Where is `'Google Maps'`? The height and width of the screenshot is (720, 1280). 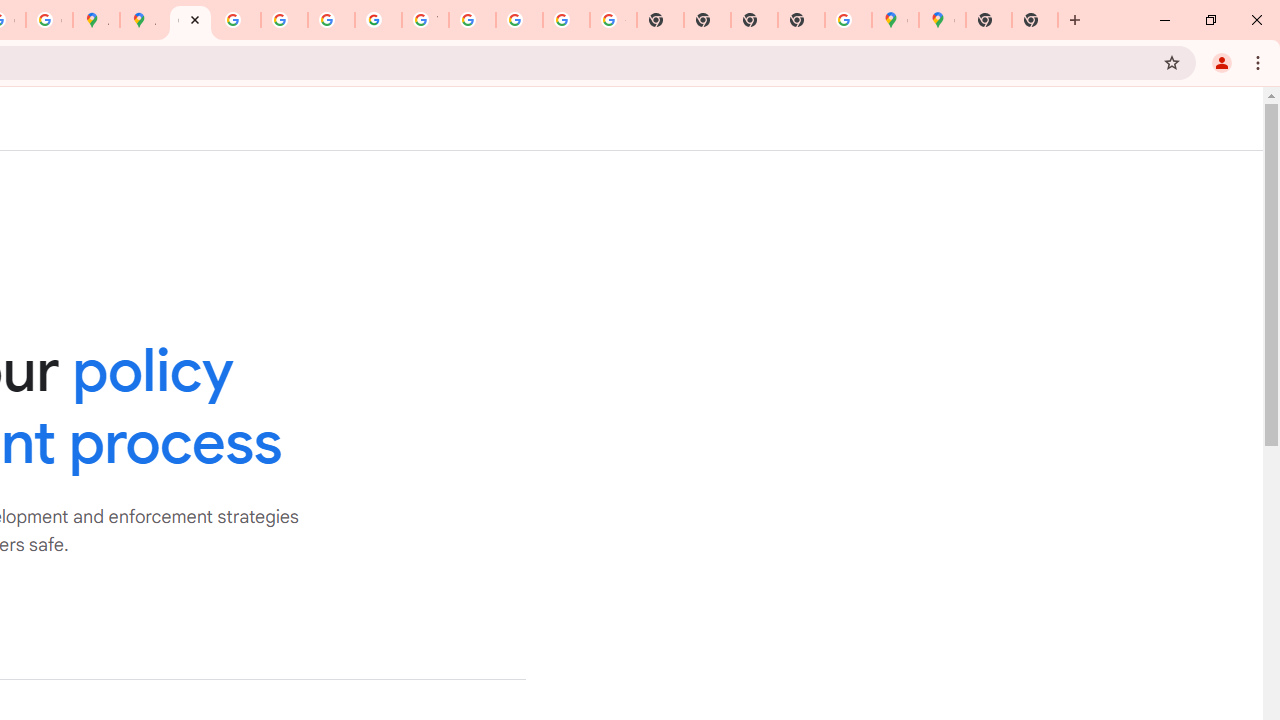 'Google Maps' is located at coordinates (941, 20).